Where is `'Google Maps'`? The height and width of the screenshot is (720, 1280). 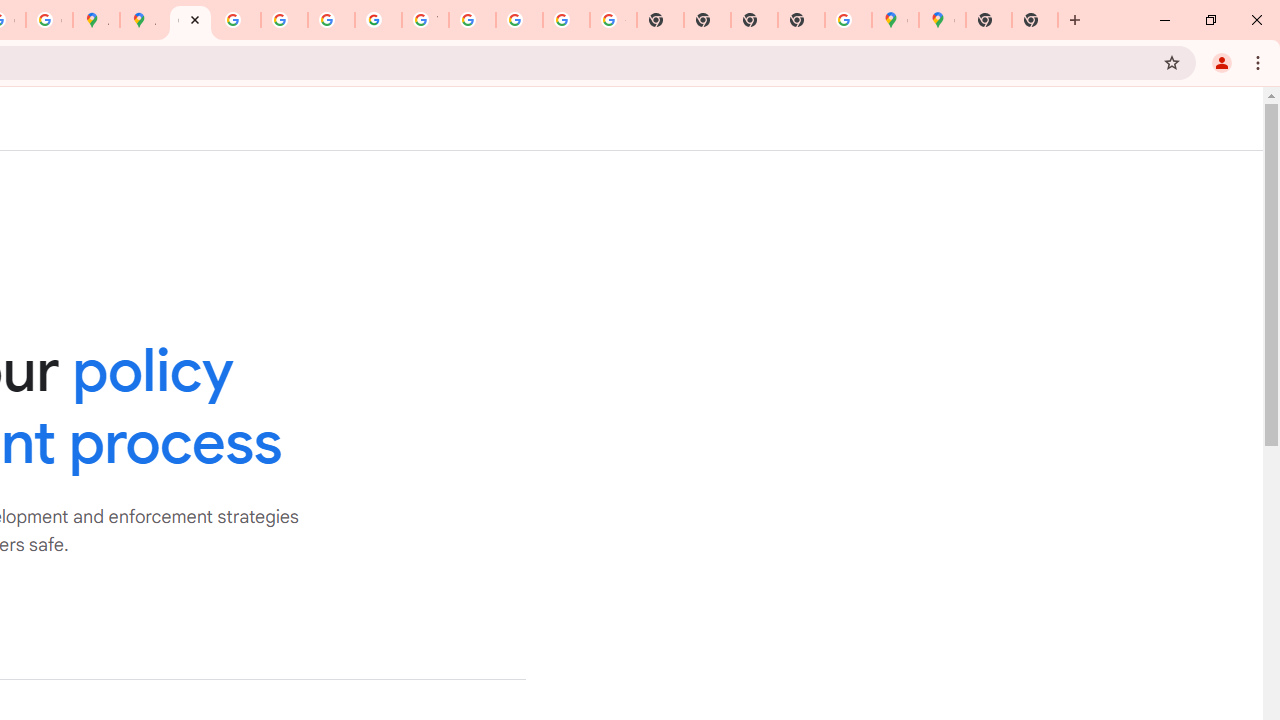 'Google Maps' is located at coordinates (941, 20).